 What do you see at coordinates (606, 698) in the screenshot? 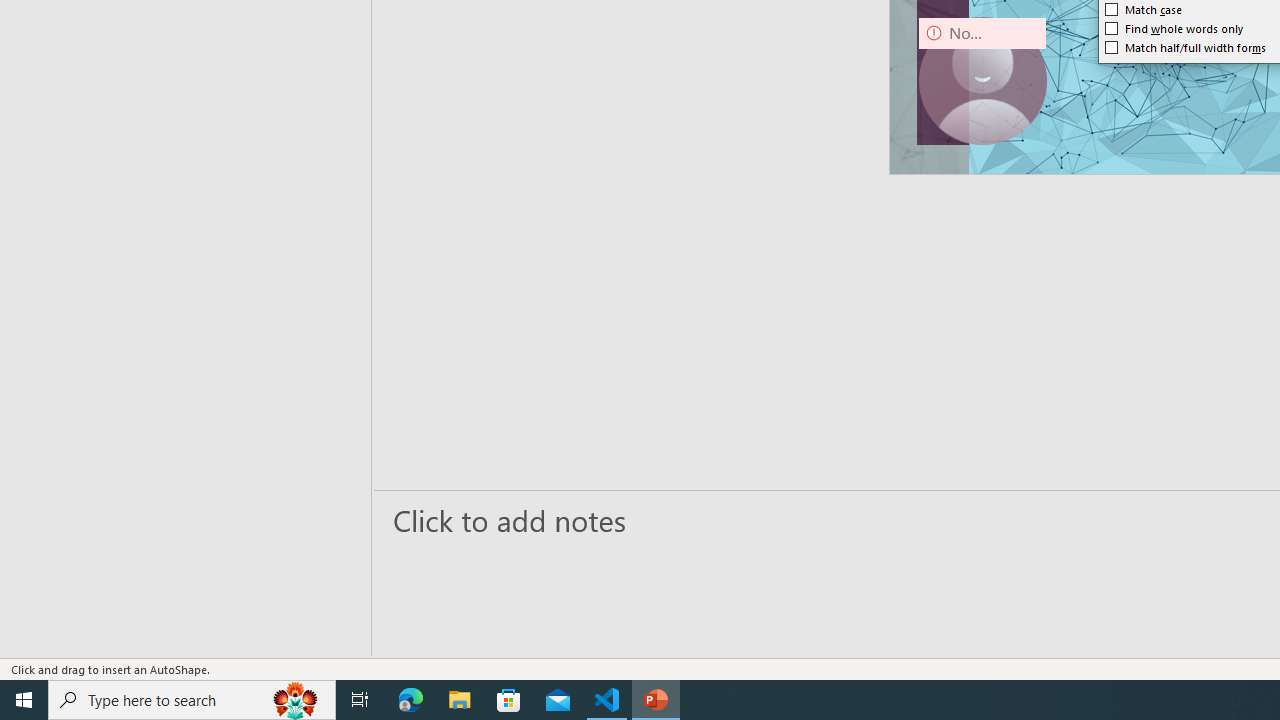
I see `'Visual Studio Code - 1 running window'` at bounding box center [606, 698].